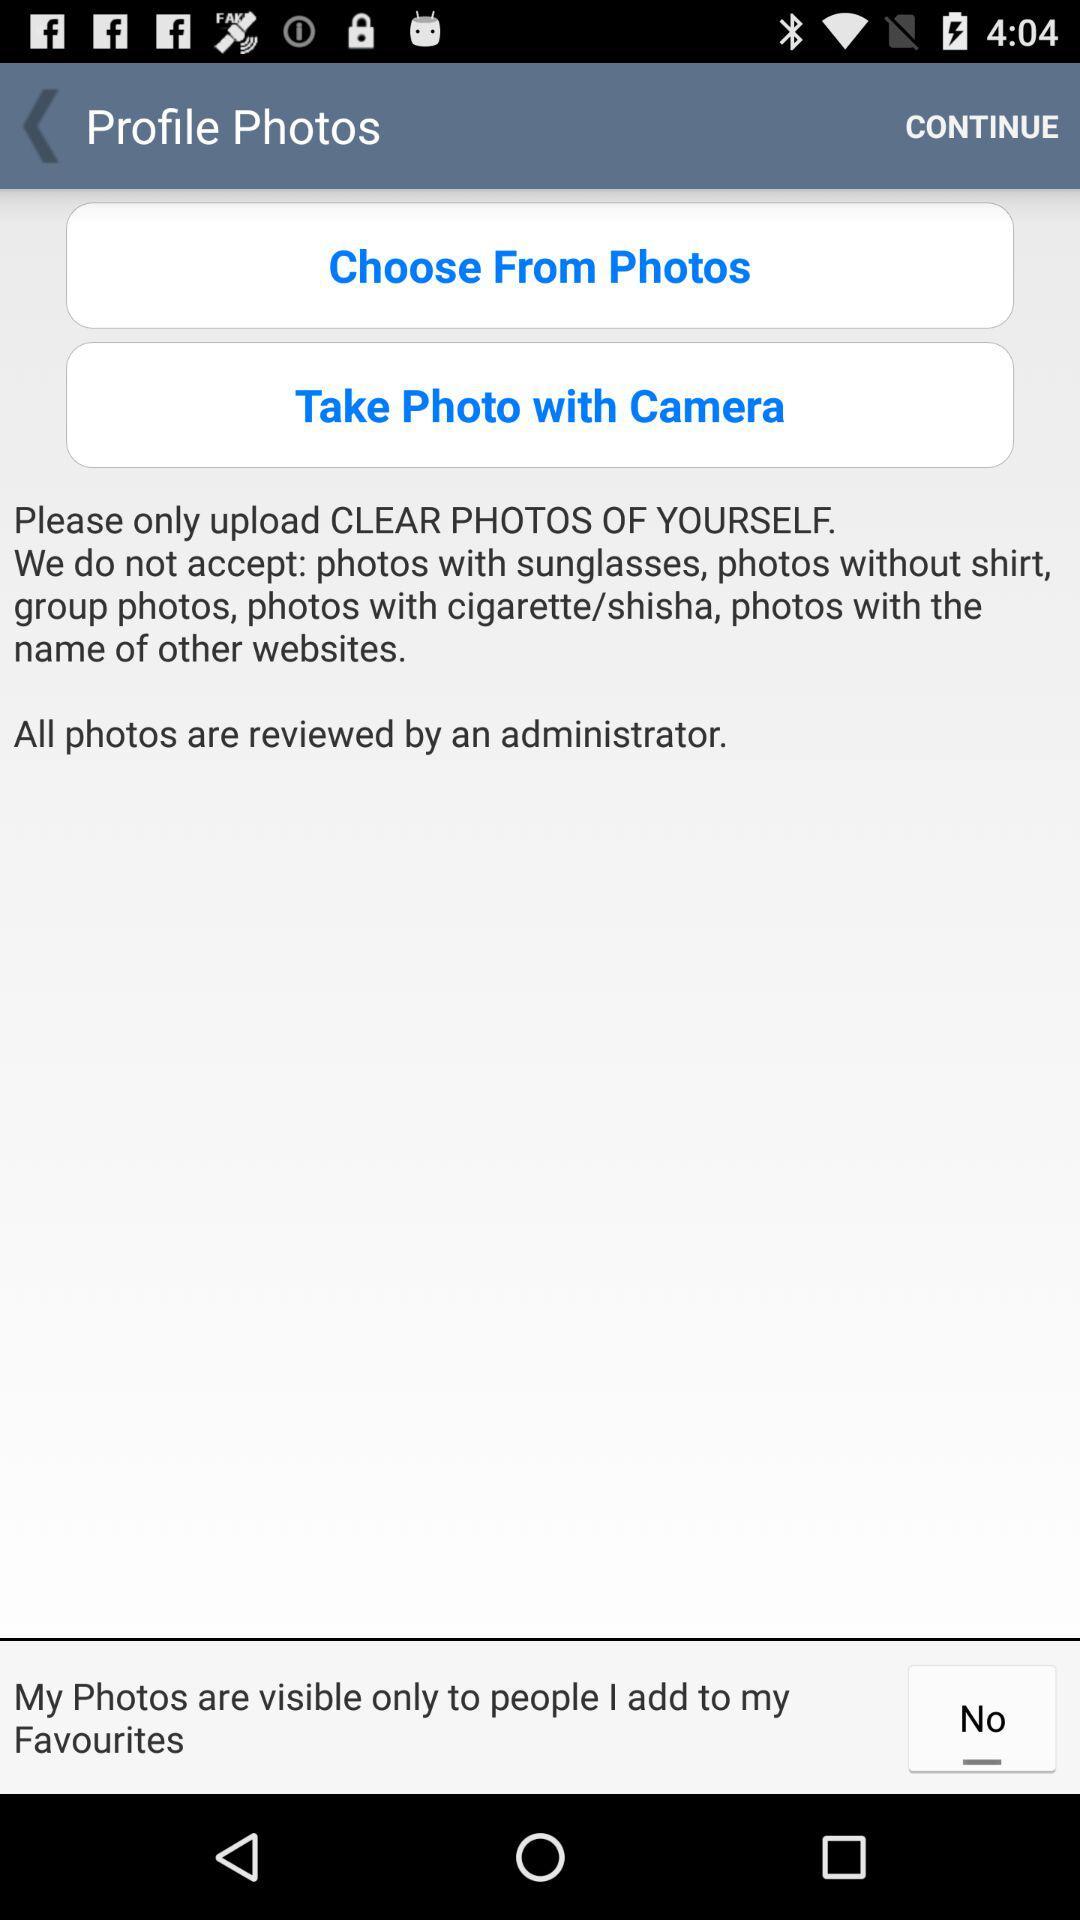 The height and width of the screenshot is (1920, 1080). I want to click on item to the right of my photos are item, so click(981, 1716).